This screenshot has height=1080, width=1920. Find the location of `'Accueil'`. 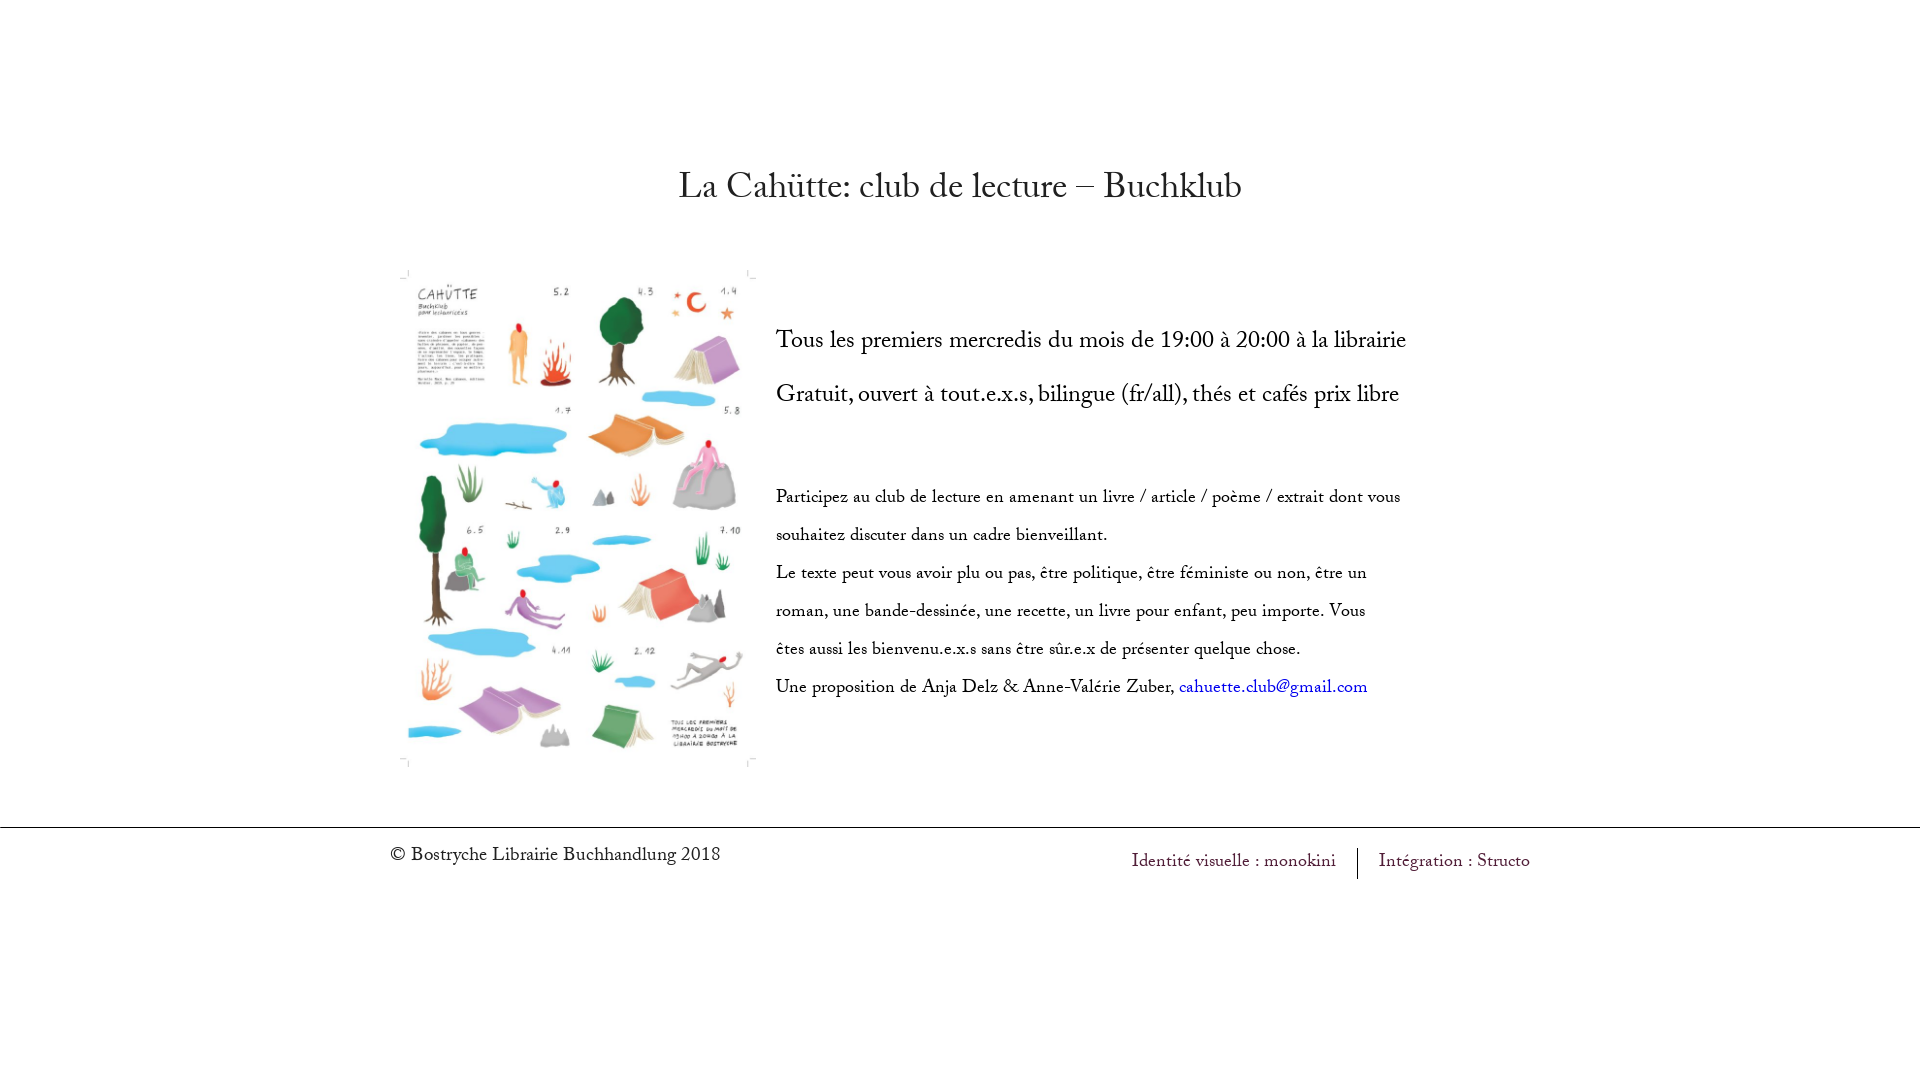

'Accueil' is located at coordinates (436, 38).